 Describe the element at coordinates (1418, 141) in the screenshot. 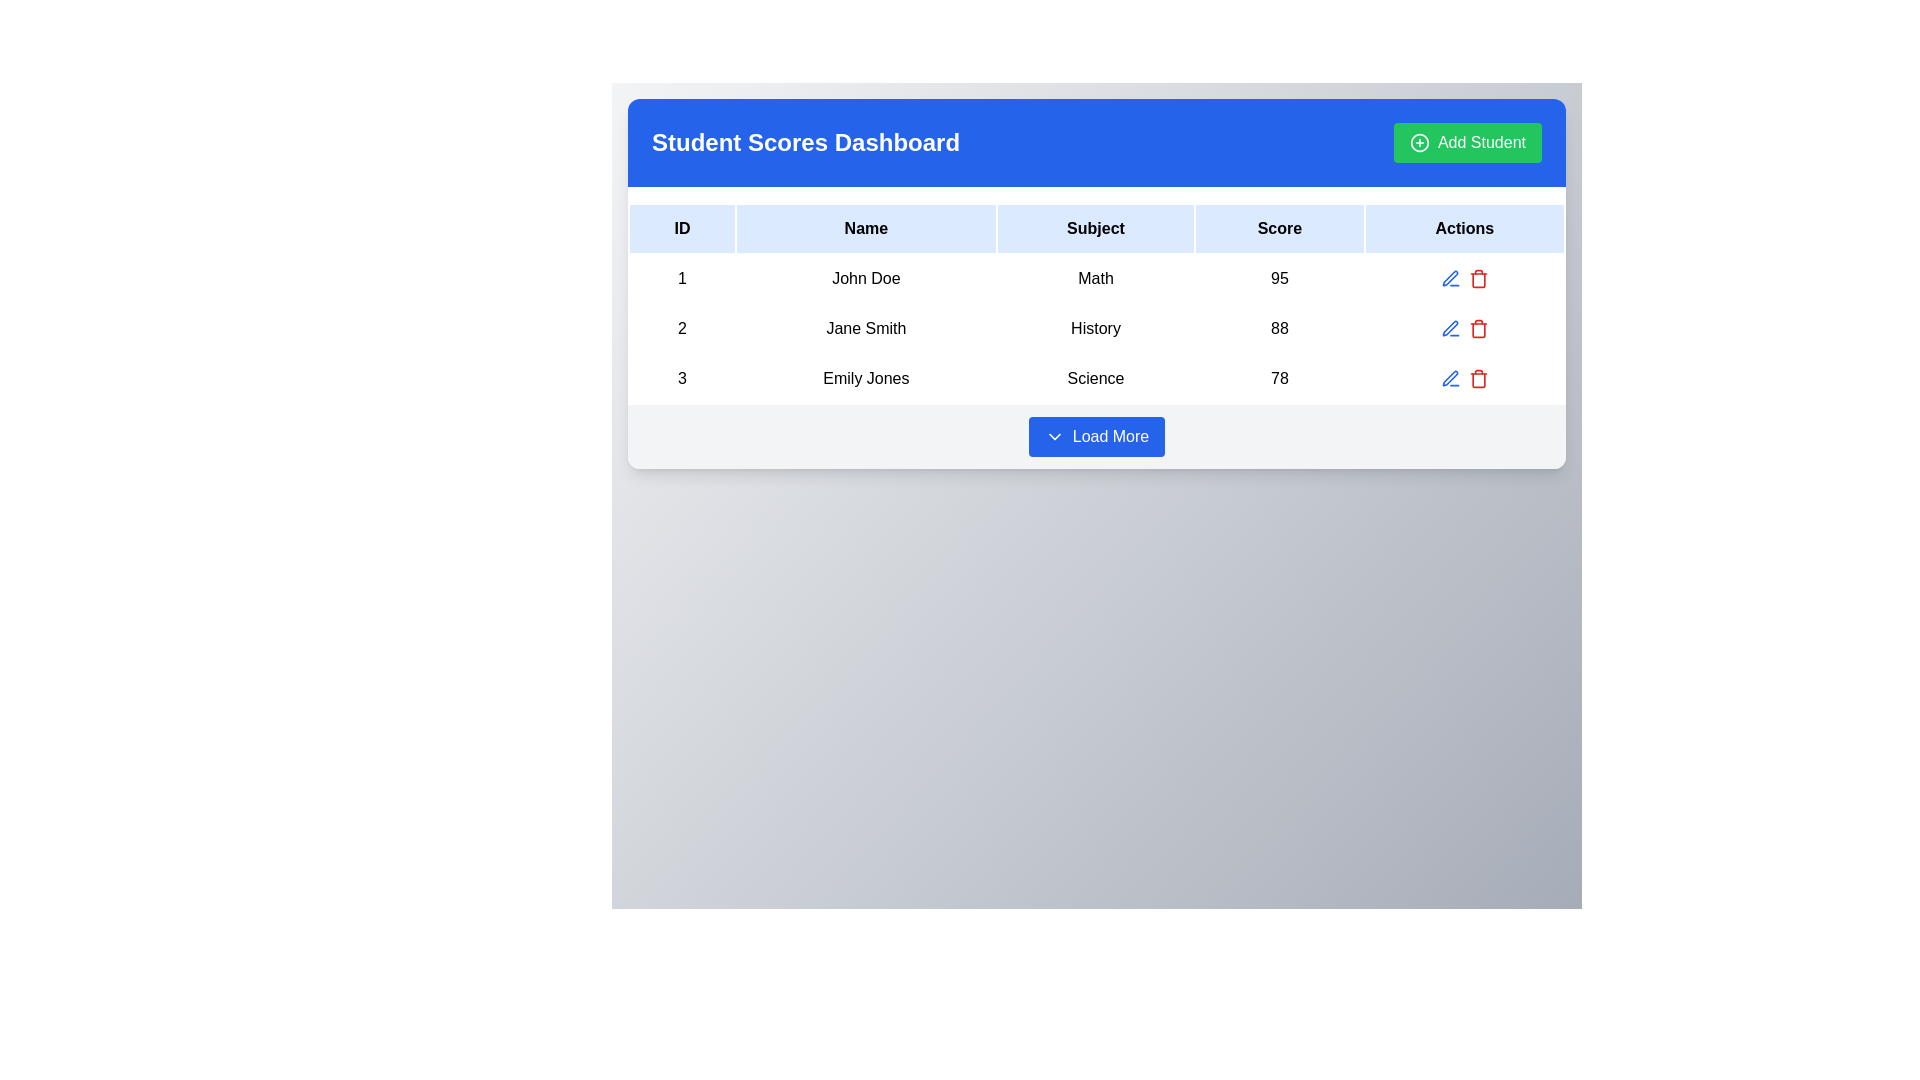

I see `the circular icon with a plus symbol at its center, which is styled with a green background and white outline, located to the left of the 'Add Student' button's text` at that location.